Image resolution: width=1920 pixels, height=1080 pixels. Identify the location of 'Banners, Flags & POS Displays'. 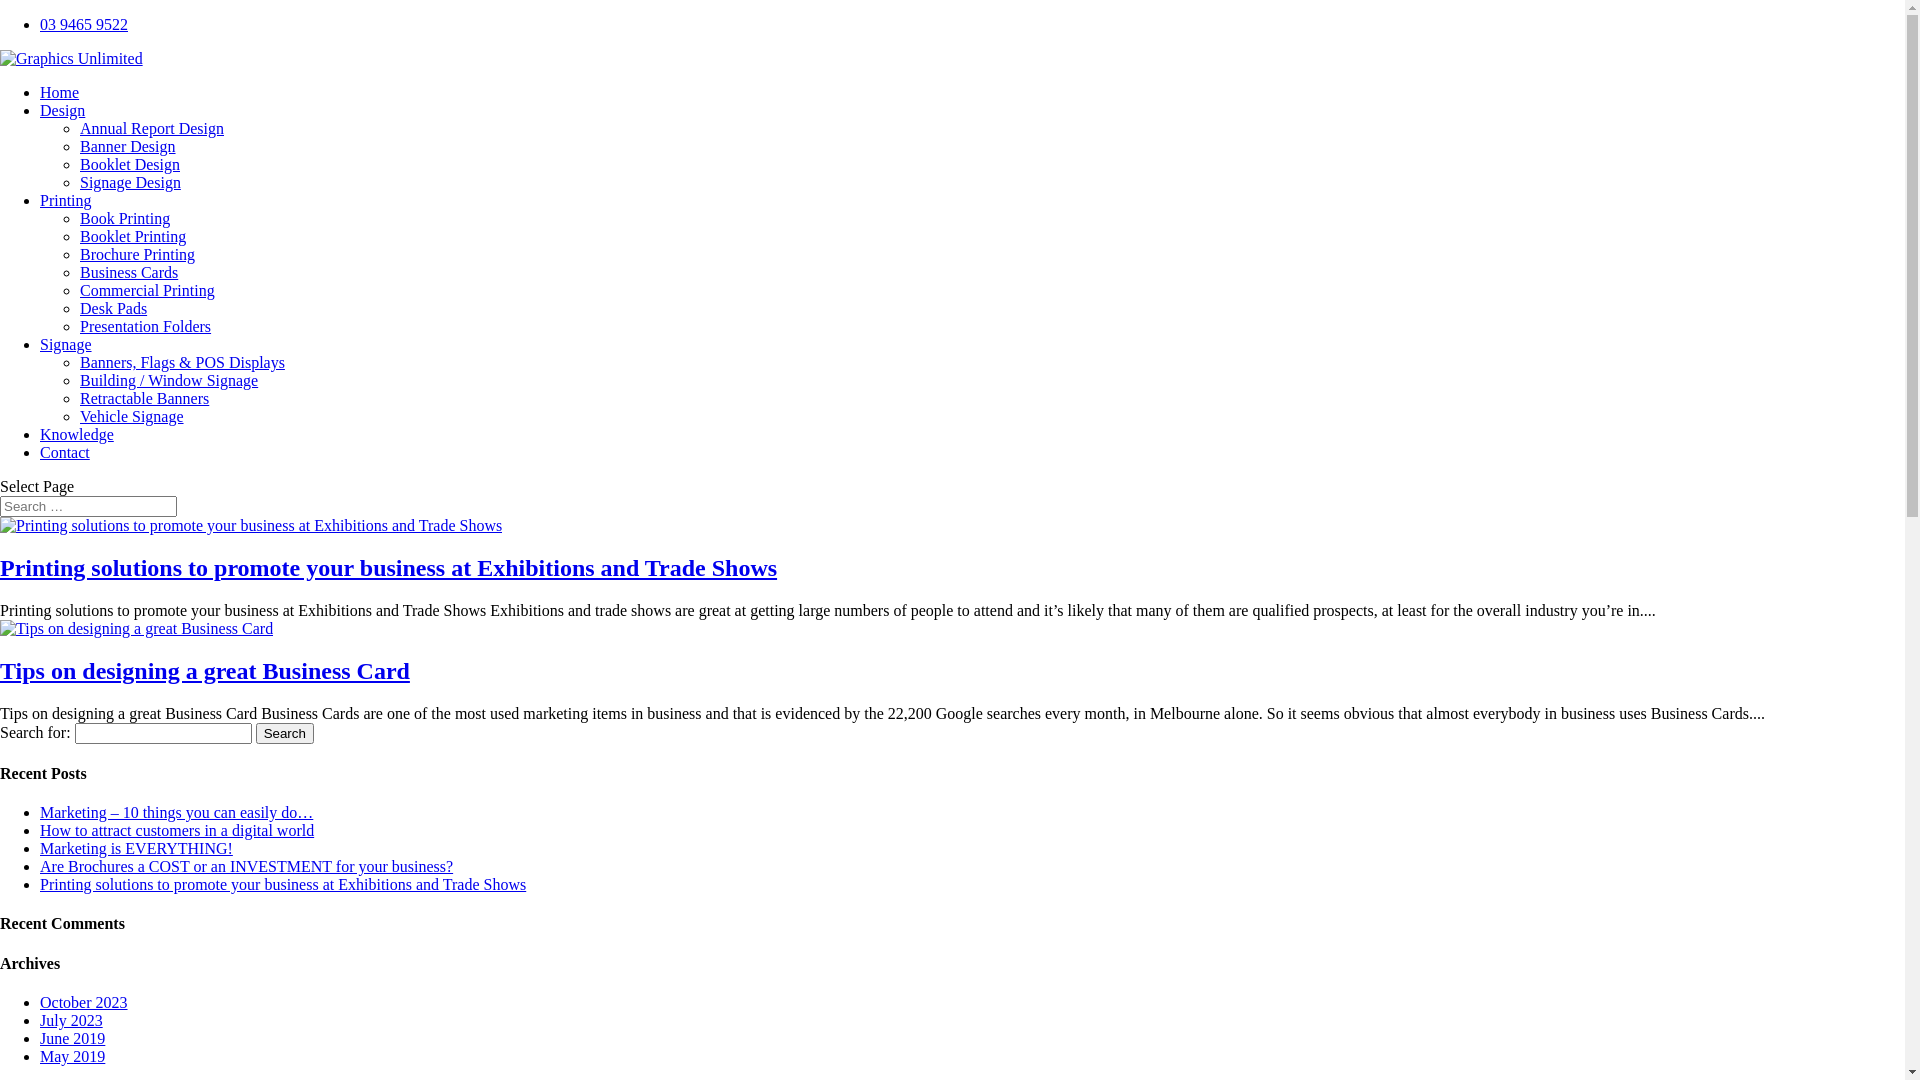
(182, 362).